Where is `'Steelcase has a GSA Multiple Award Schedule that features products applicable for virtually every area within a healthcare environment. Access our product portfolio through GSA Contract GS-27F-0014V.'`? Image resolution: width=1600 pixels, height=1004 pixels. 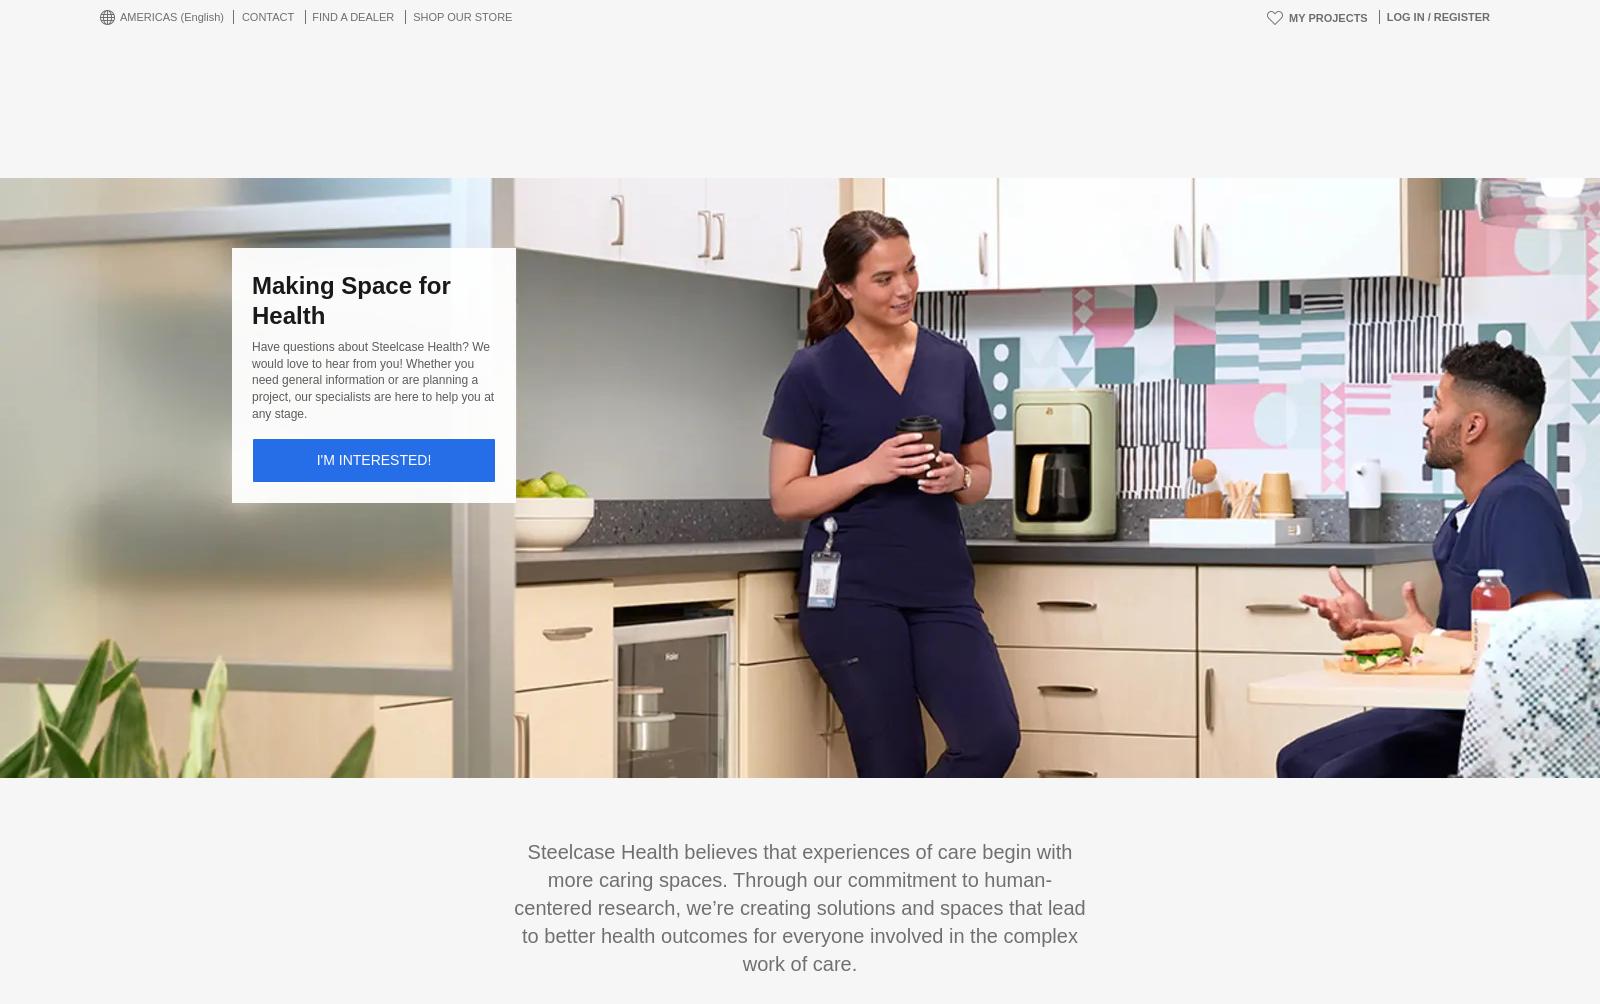 'Steelcase has a GSA Multiple Award Schedule that features products applicable for virtually every area within a healthcare environment. Access our product portfolio through GSA Contract GS-27F-0014V.' is located at coordinates (799, 884).